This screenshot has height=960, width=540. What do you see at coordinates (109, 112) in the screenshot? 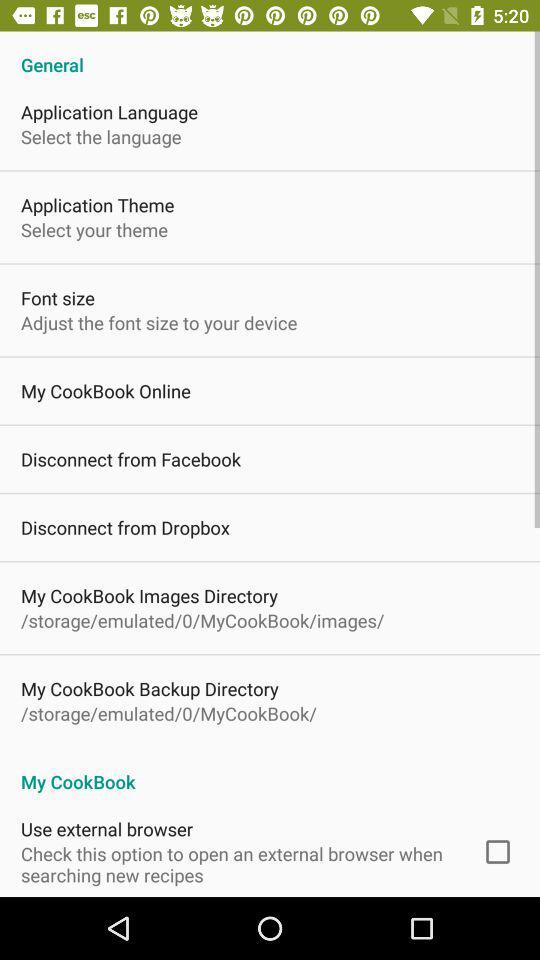
I see `application language app` at bounding box center [109, 112].